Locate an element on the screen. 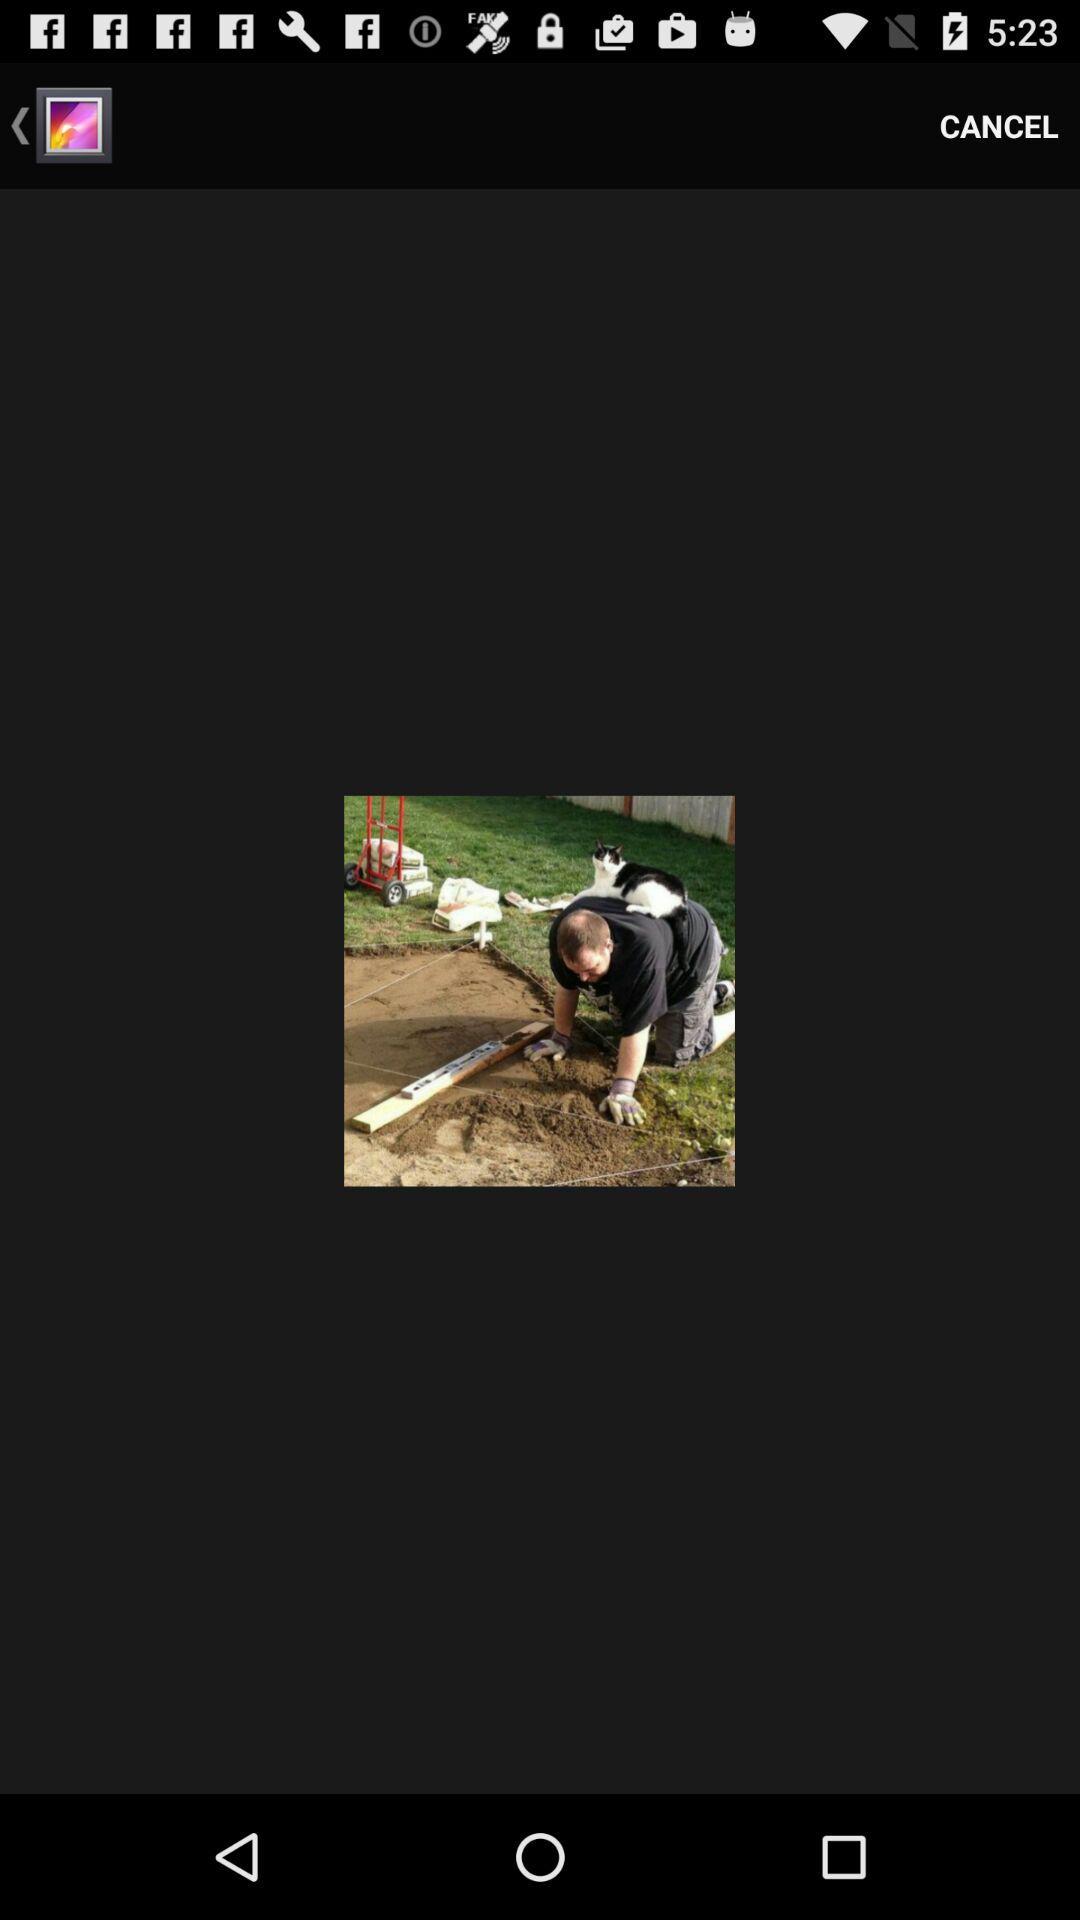  the cancel at the top right corner is located at coordinates (999, 124).